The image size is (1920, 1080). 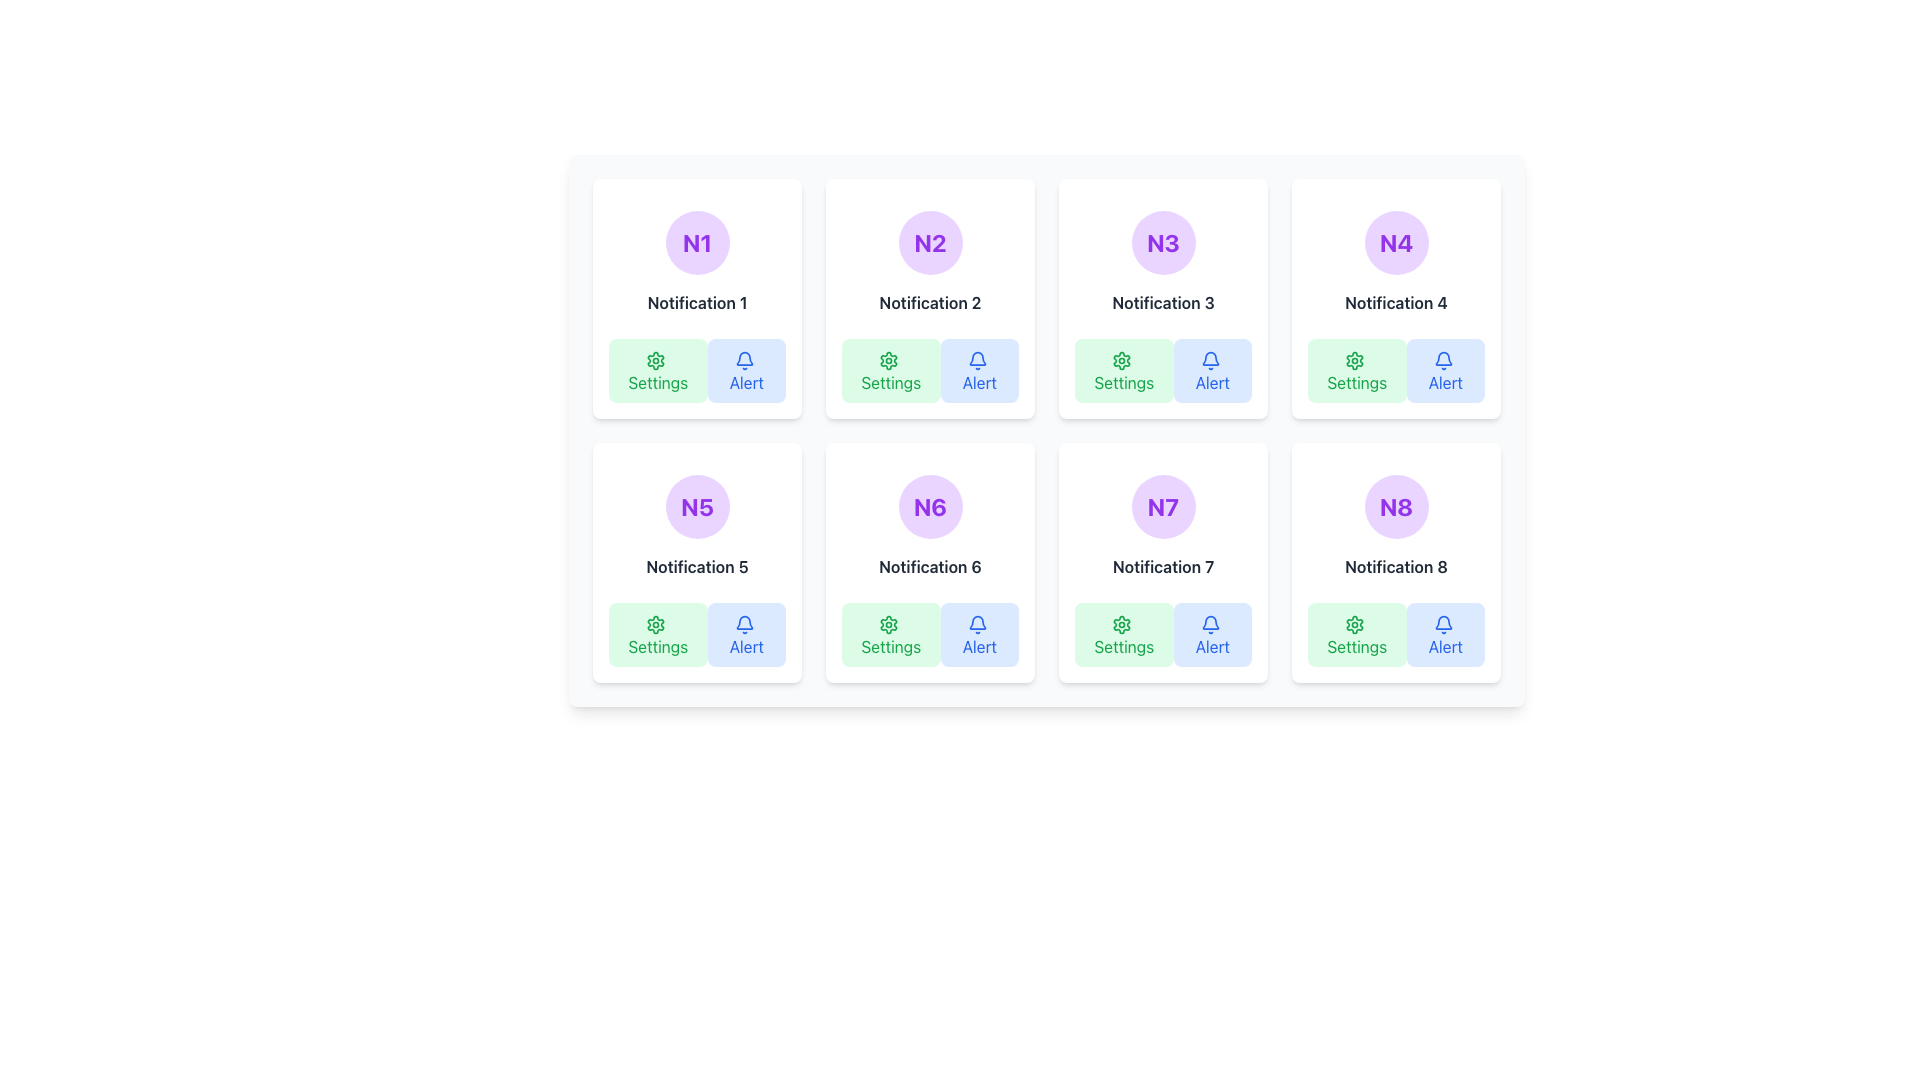 I want to click on the settings icon located in the bottom-left corner of the 'Notification 6' card, which is positioned above the 'Settings' label, so click(x=888, y=623).